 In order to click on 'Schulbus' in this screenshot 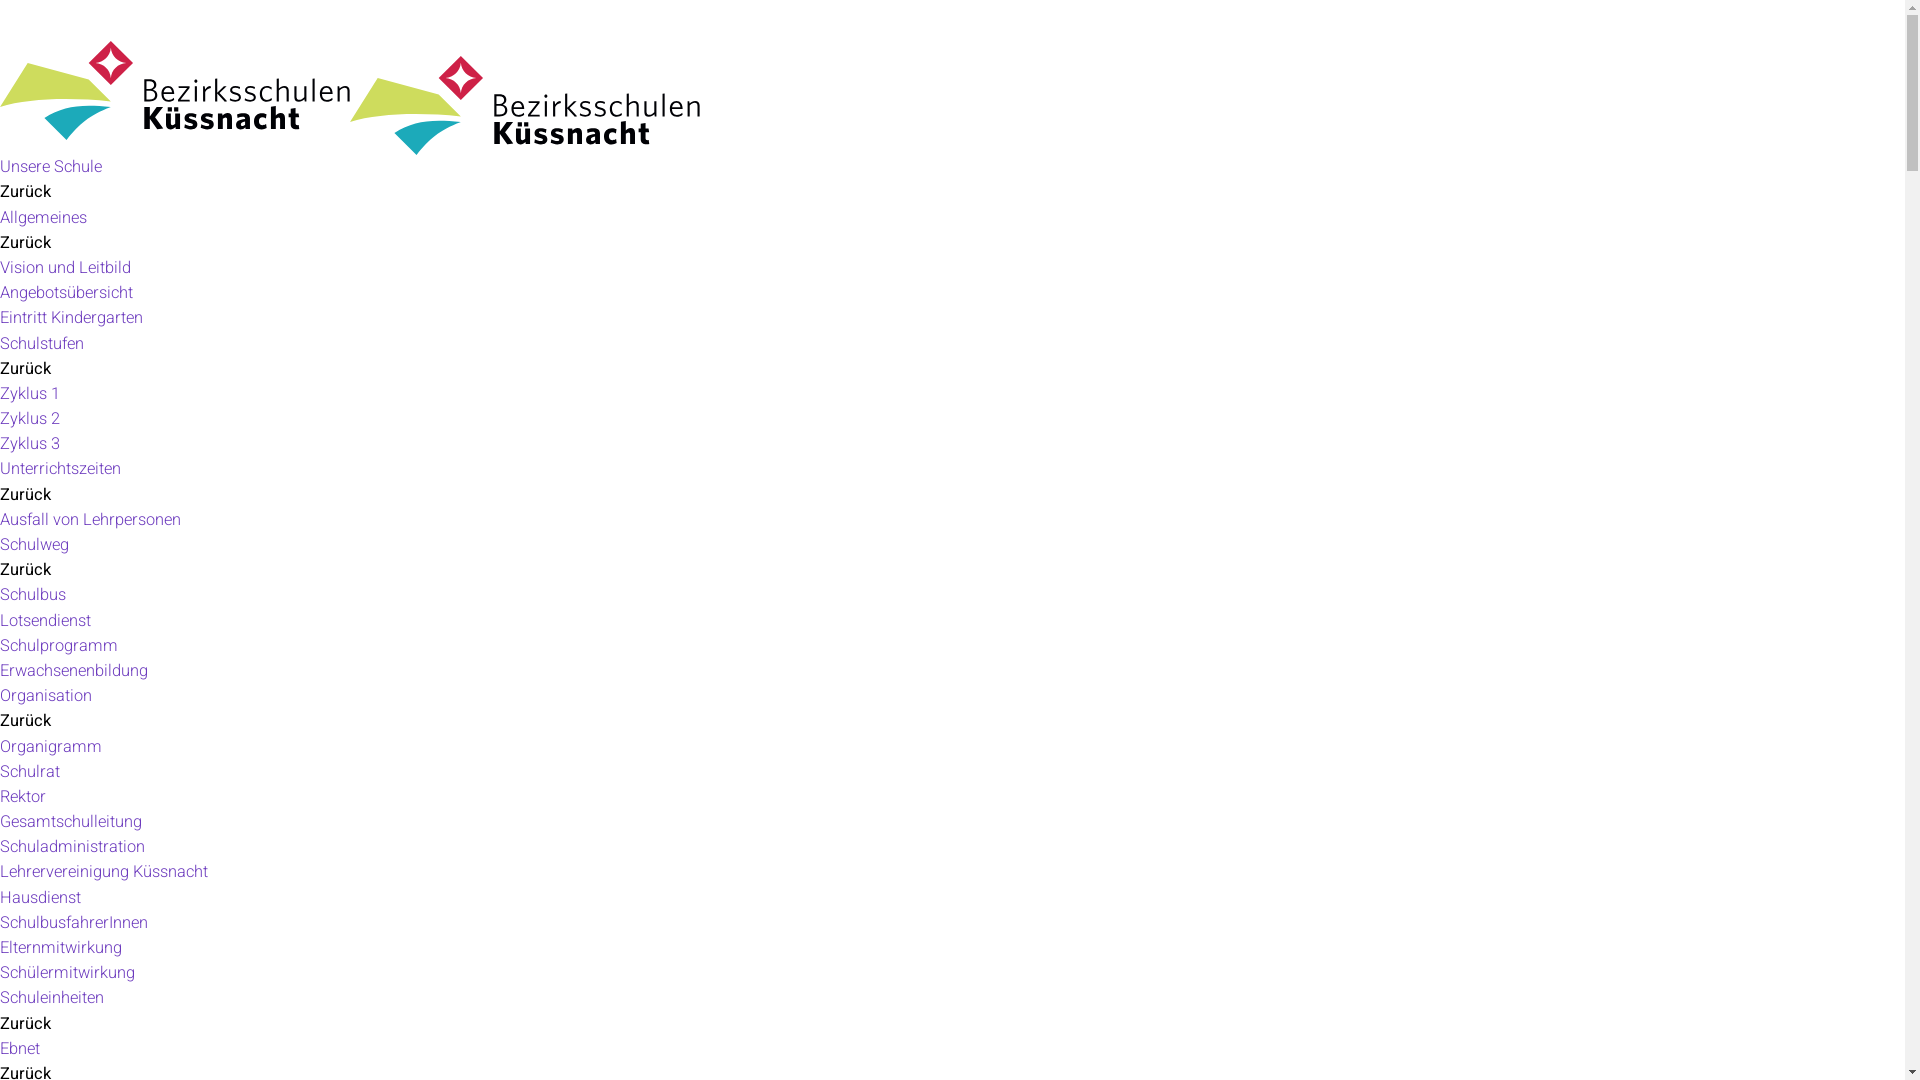, I will do `click(33, 593)`.